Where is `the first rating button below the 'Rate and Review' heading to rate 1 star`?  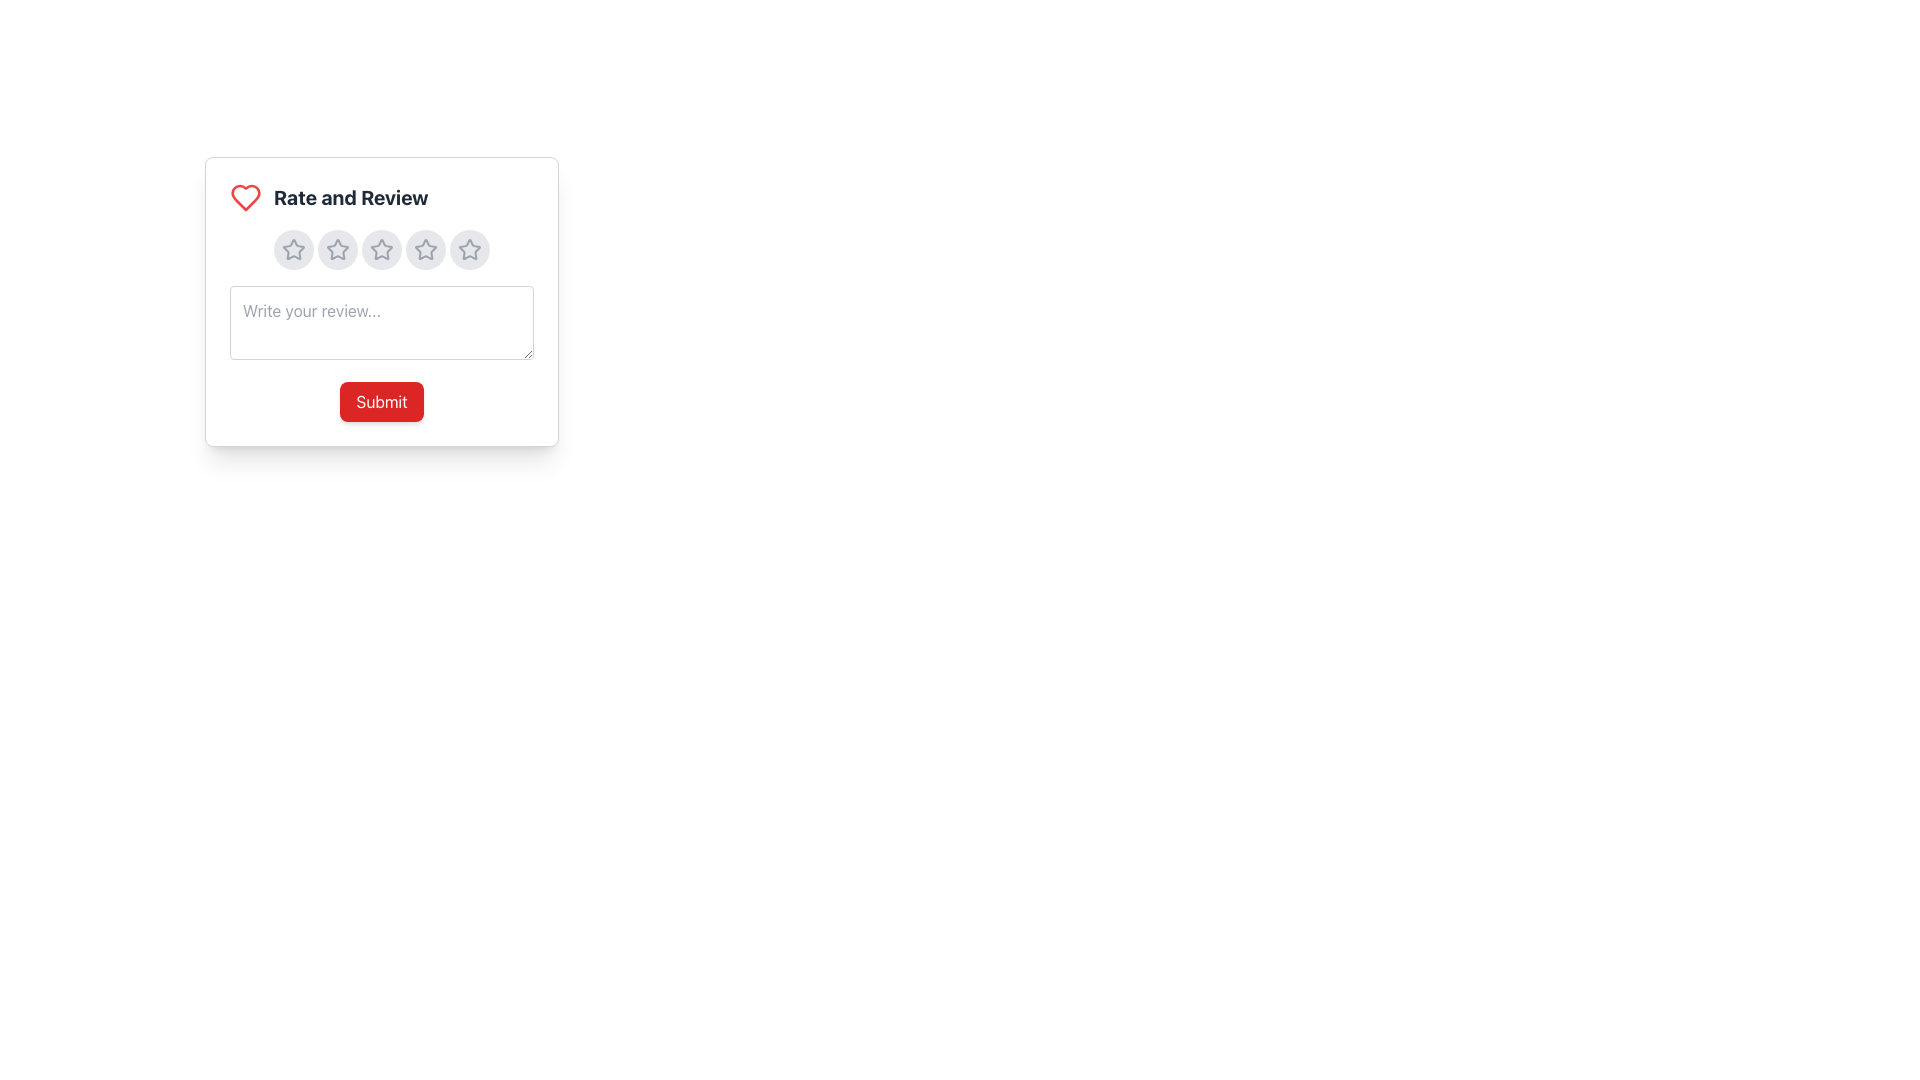
the first rating button below the 'Rate and Review' heading to rate 1 star is located at coordinates (292, 249).